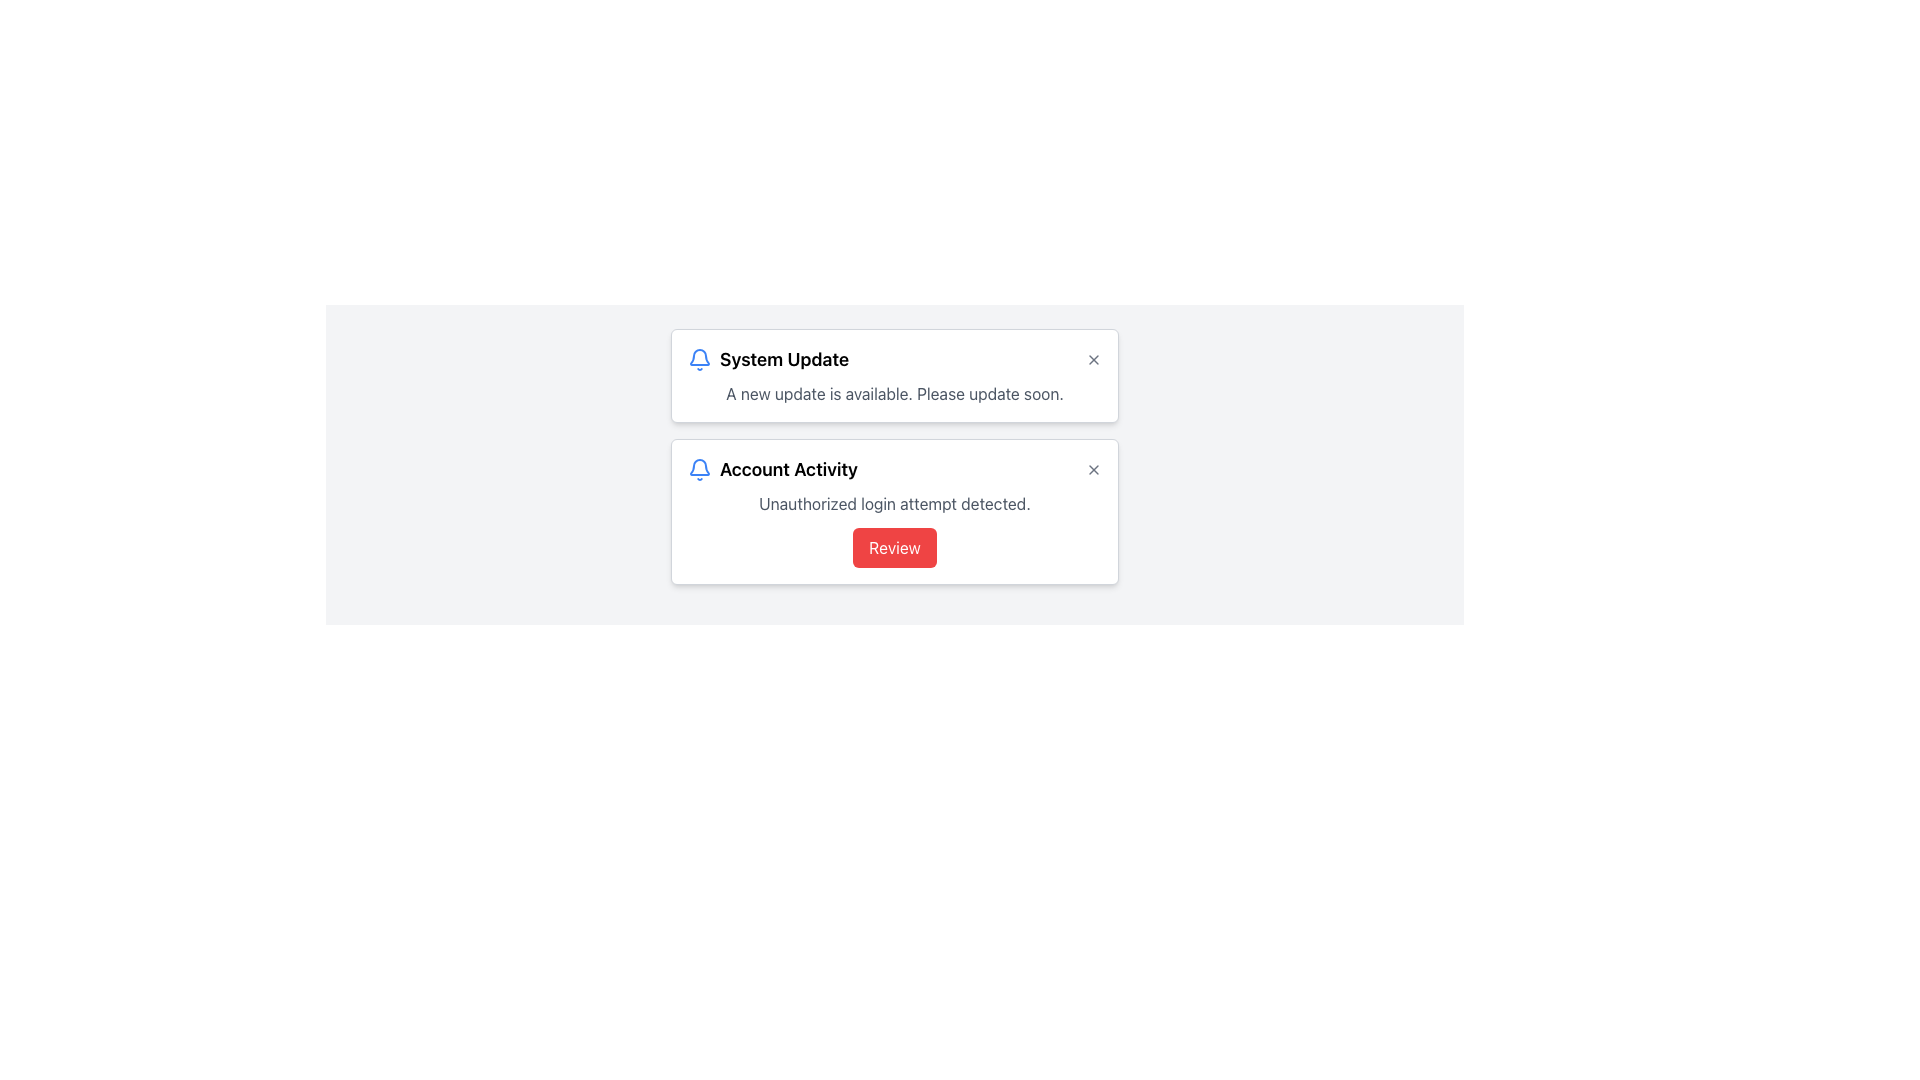 The width and height of the screenshot is (1920, 1080). Describe the element at coordinates (700, 470) in the screenshot. I see `the notification icon located at the leftmost position within the 'Account Activity' section, preceding the textual description` at that location.